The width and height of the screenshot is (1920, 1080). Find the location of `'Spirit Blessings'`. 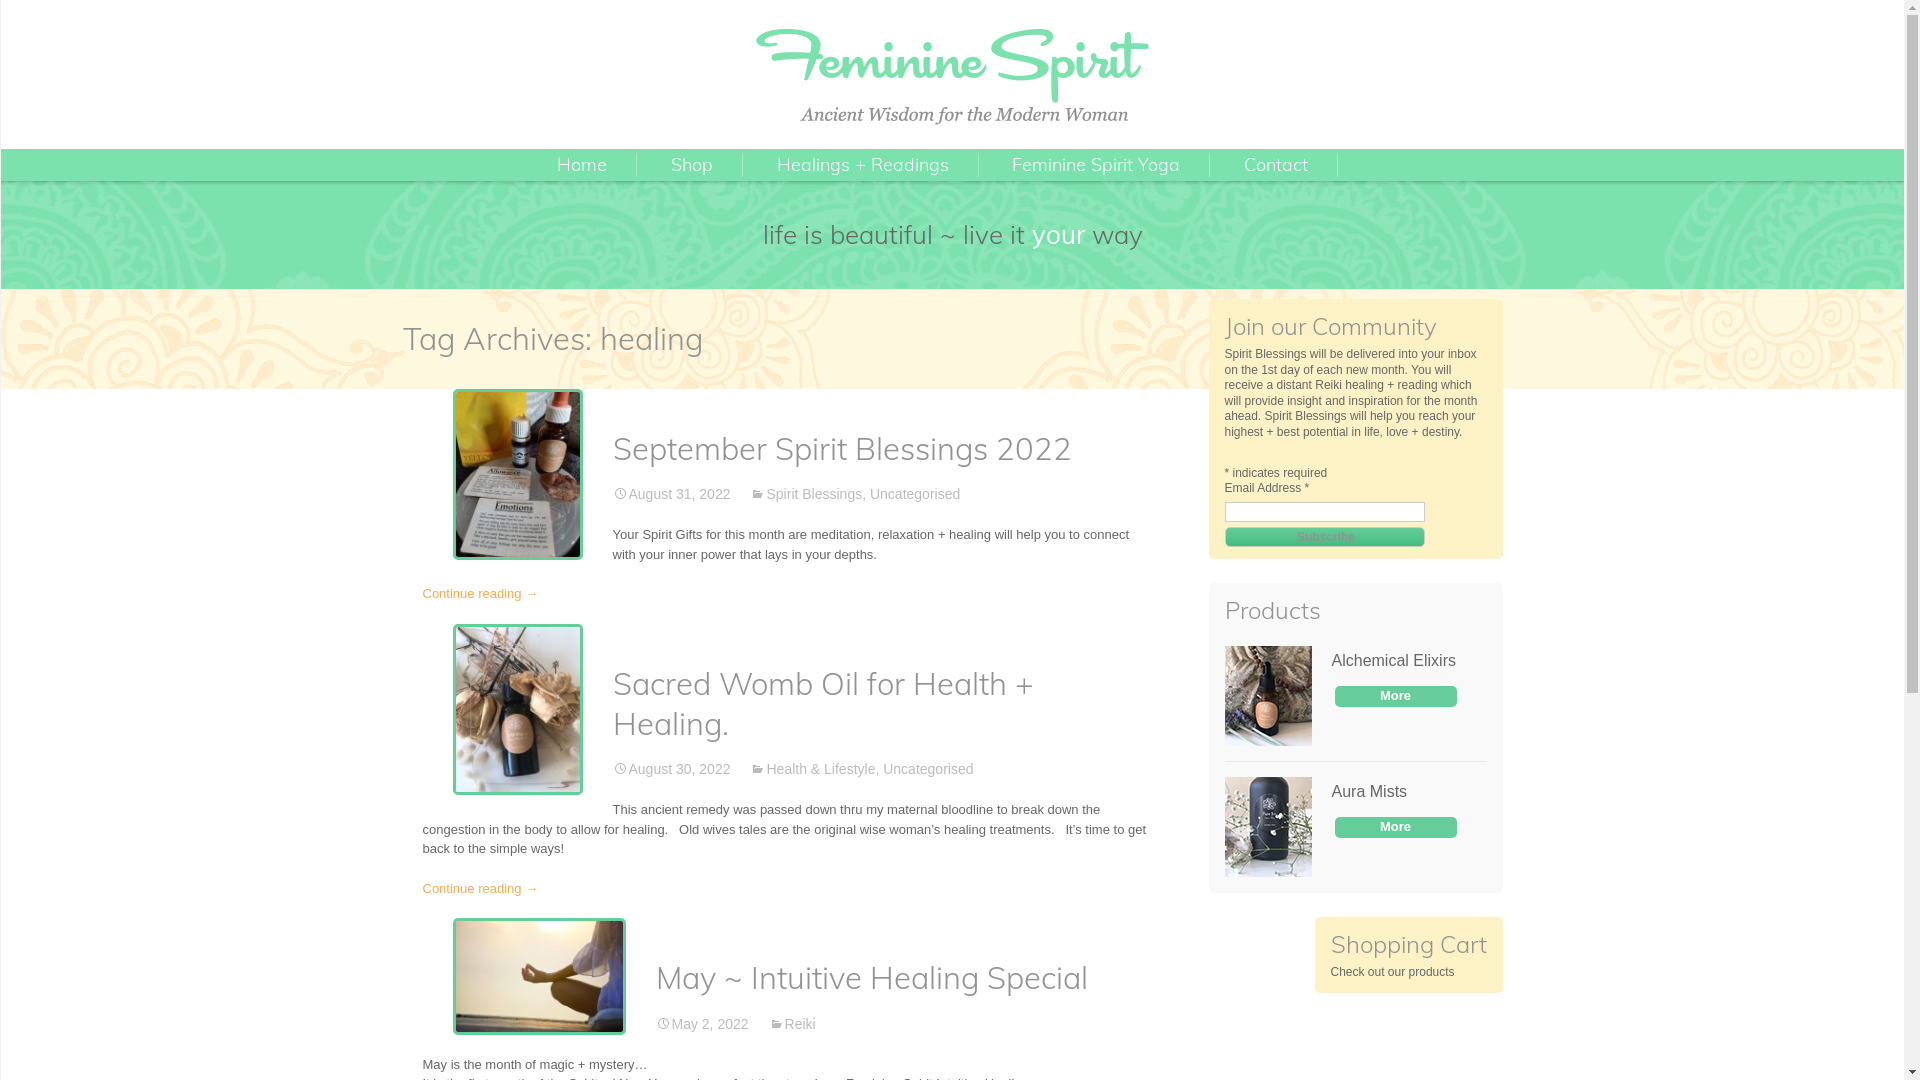

'Spirit Blessings' is located at coordinates (806, 493).